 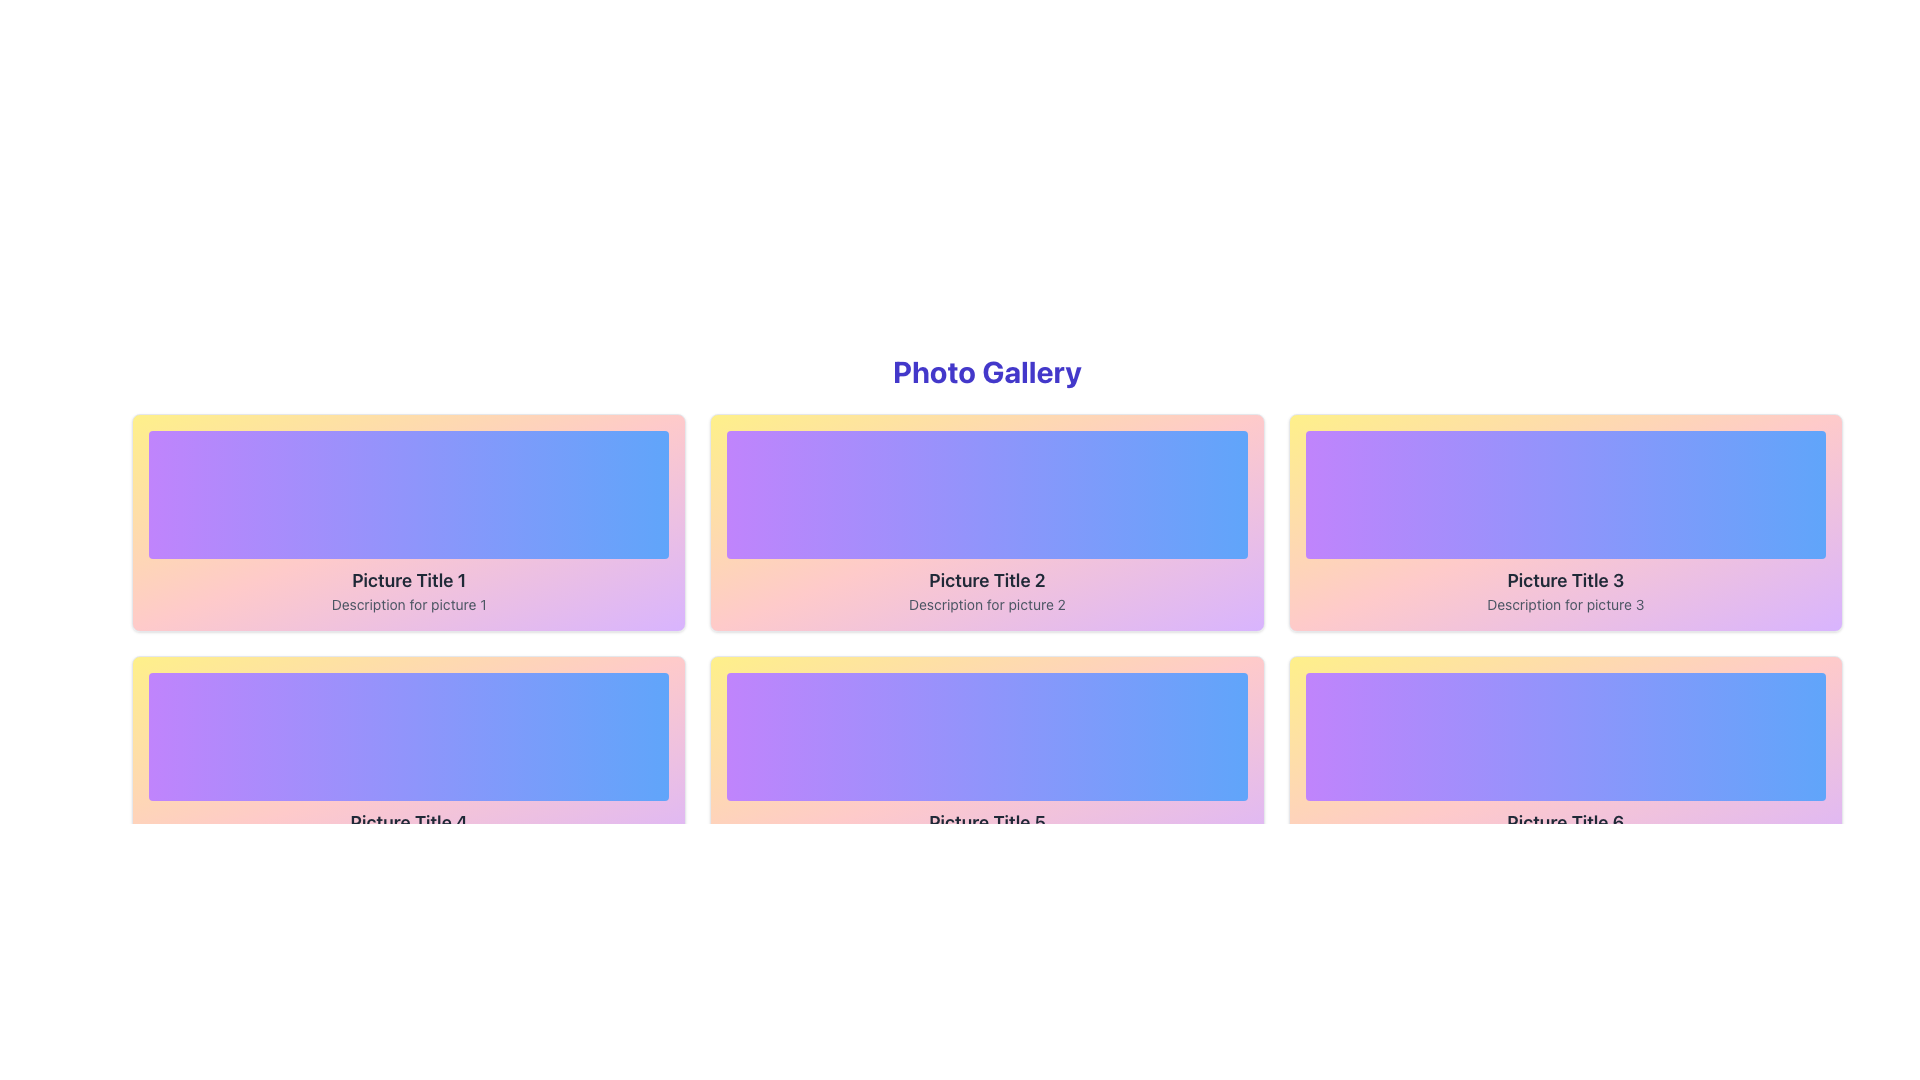 What do you see at coordinates (987, 522) in the screenshot?
I see `the second card in the first row of the grid layout, which features a gradient background and contains the title 'Picture Title 2'` at bounding box center [987, 522].